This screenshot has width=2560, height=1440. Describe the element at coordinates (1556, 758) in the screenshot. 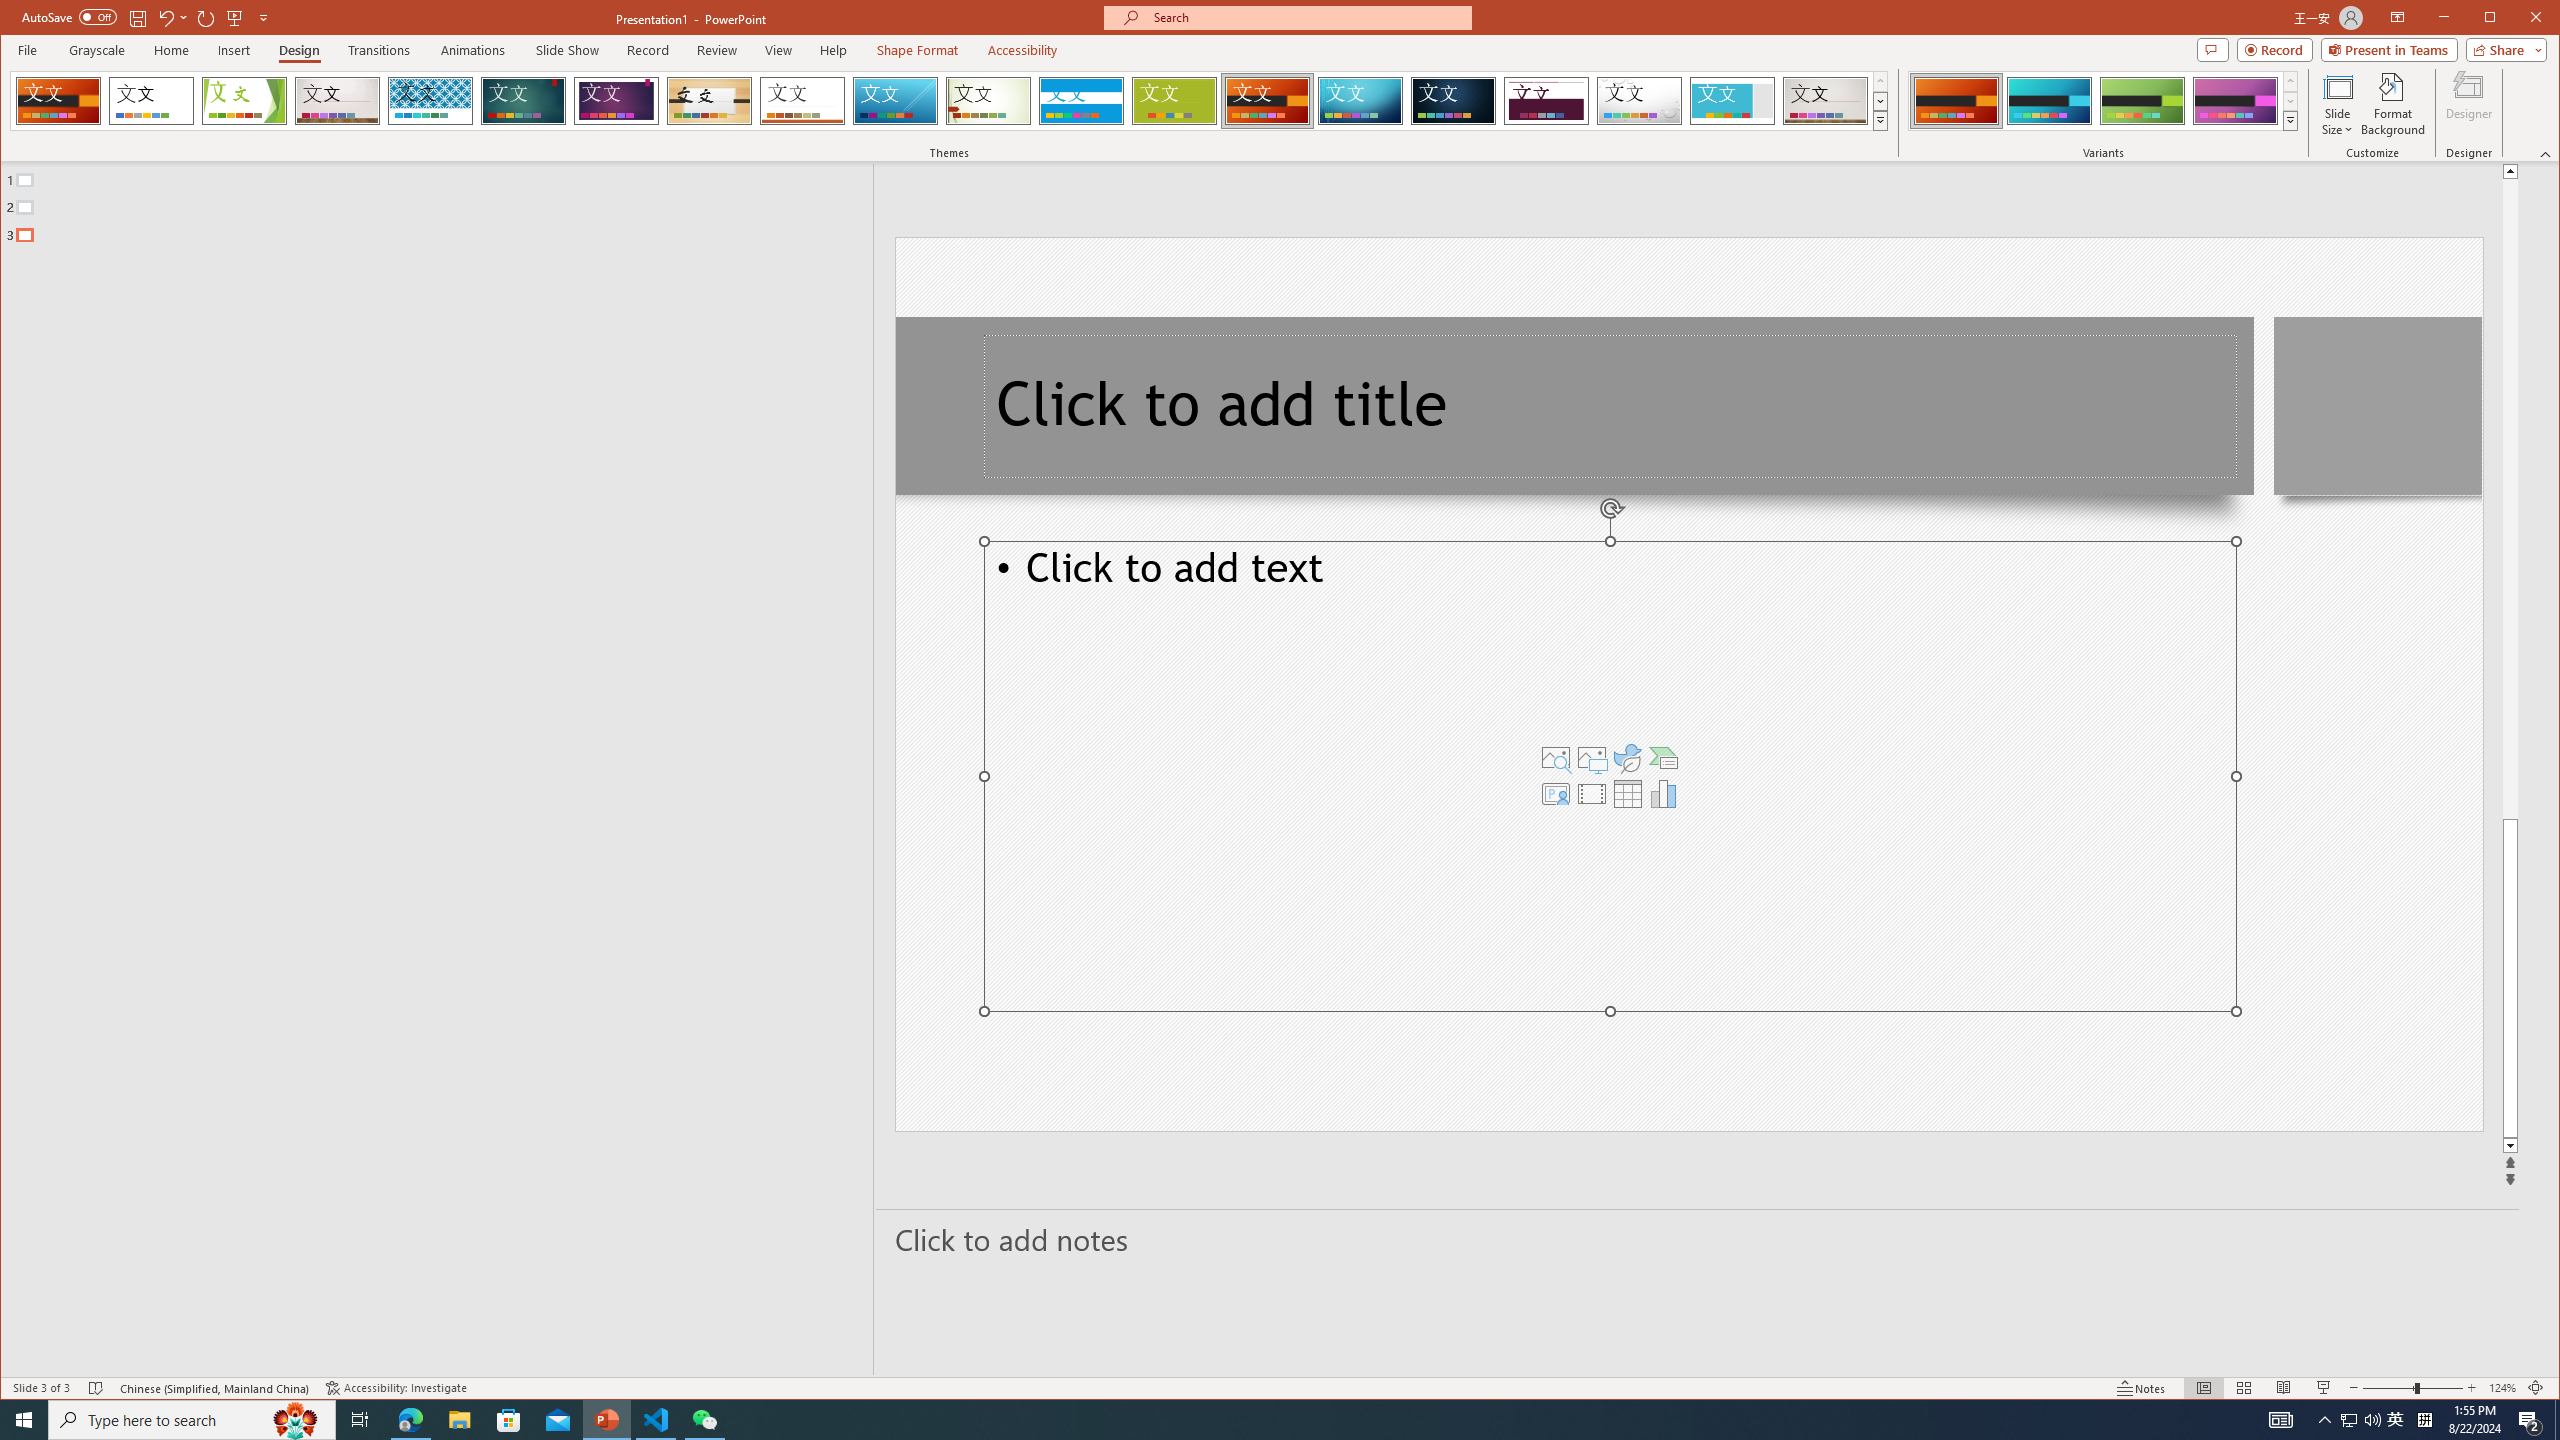

I see `'Stock Images'` at that location.